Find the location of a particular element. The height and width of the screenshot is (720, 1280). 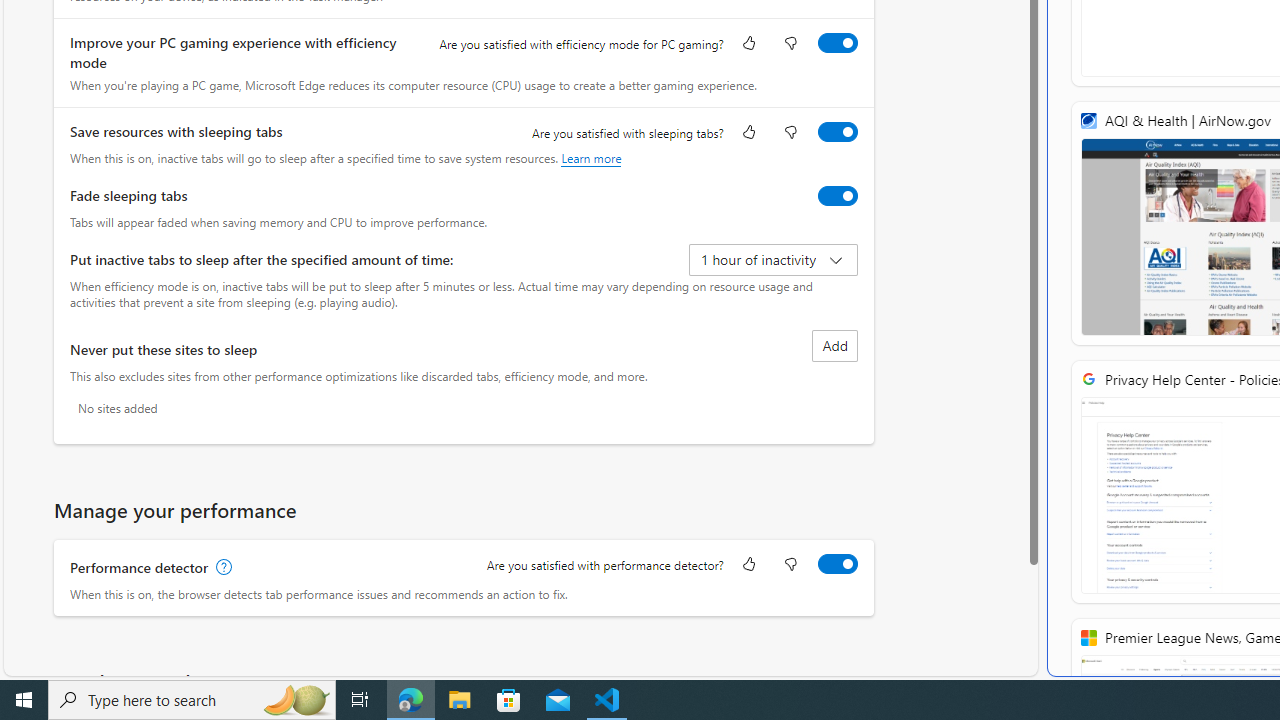

'Fade sleeping tabs' is located at coordinates (837, 195).